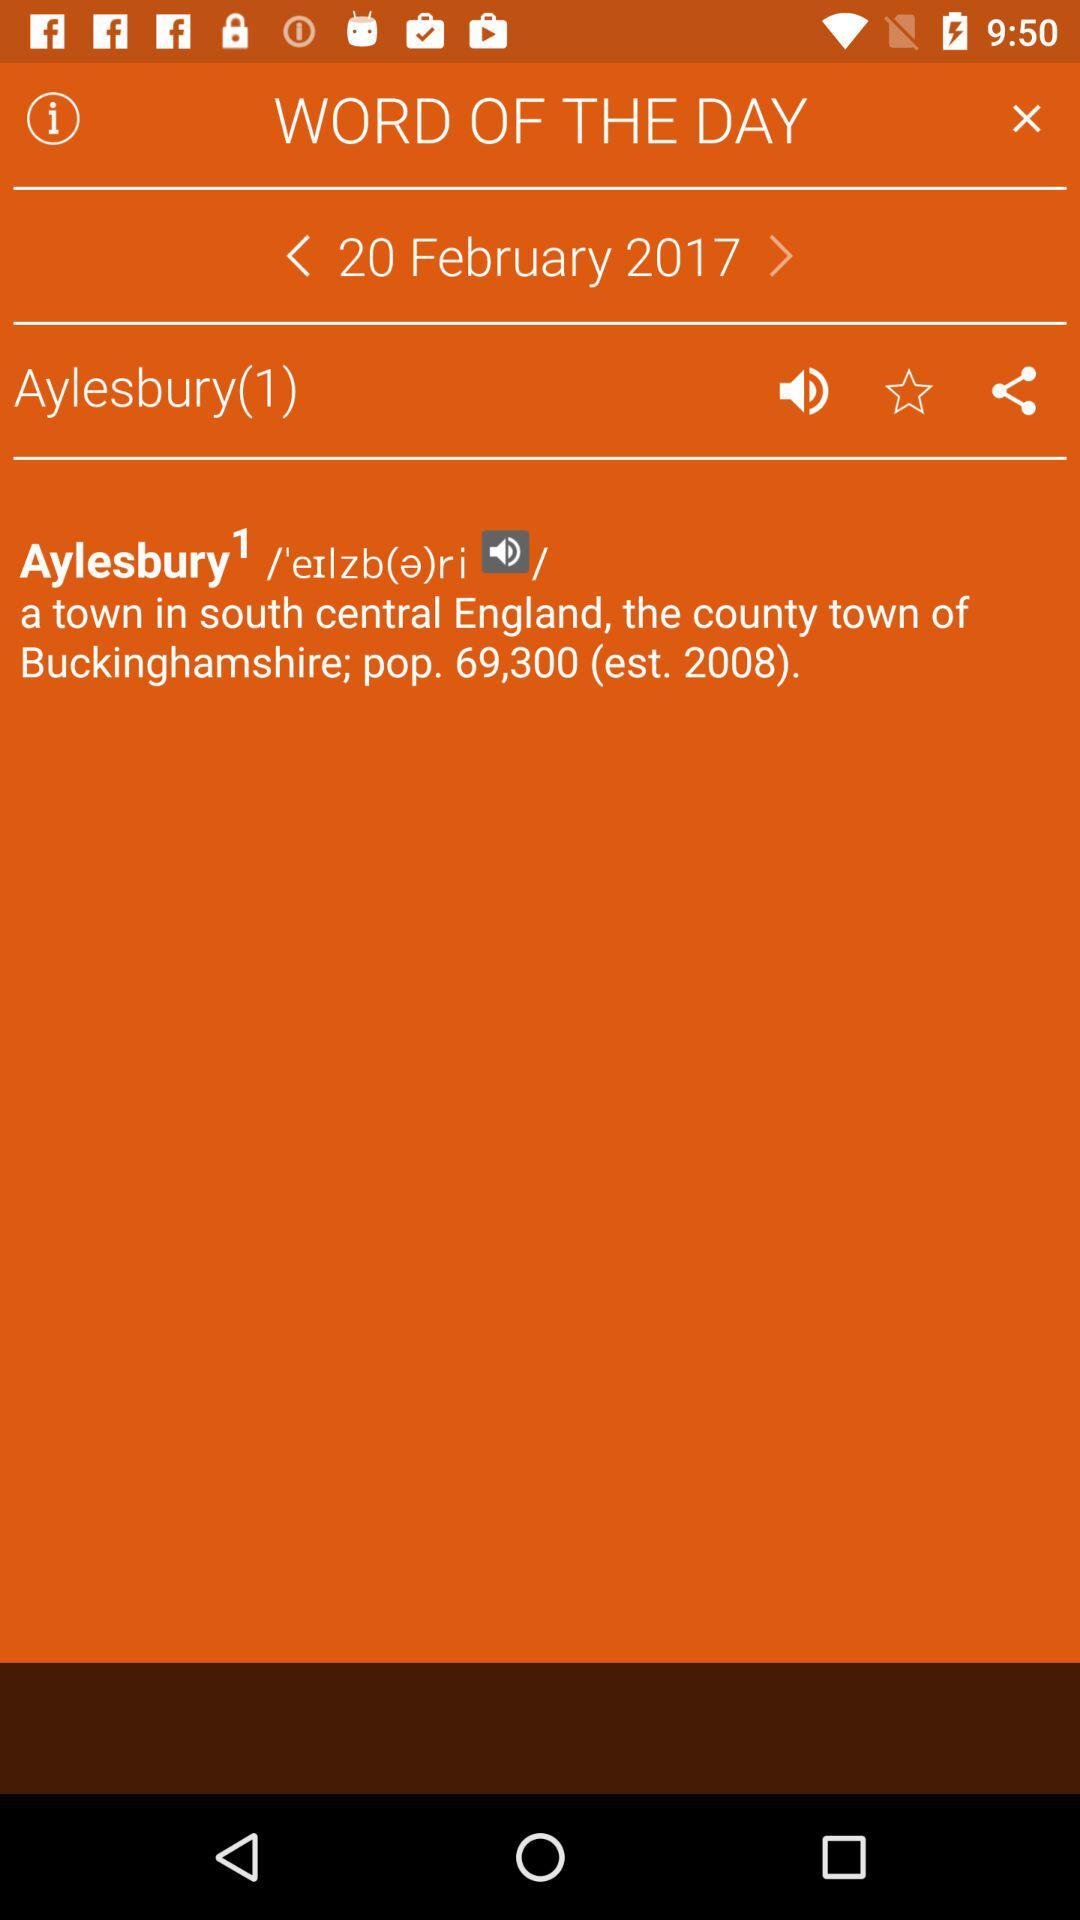 The image size is (1080, 1920). What do you see at coordinates (297, 254) in the screenshot?
I see `app to the left of the 20 february 2017 icon` at bounding box center [297, 254].